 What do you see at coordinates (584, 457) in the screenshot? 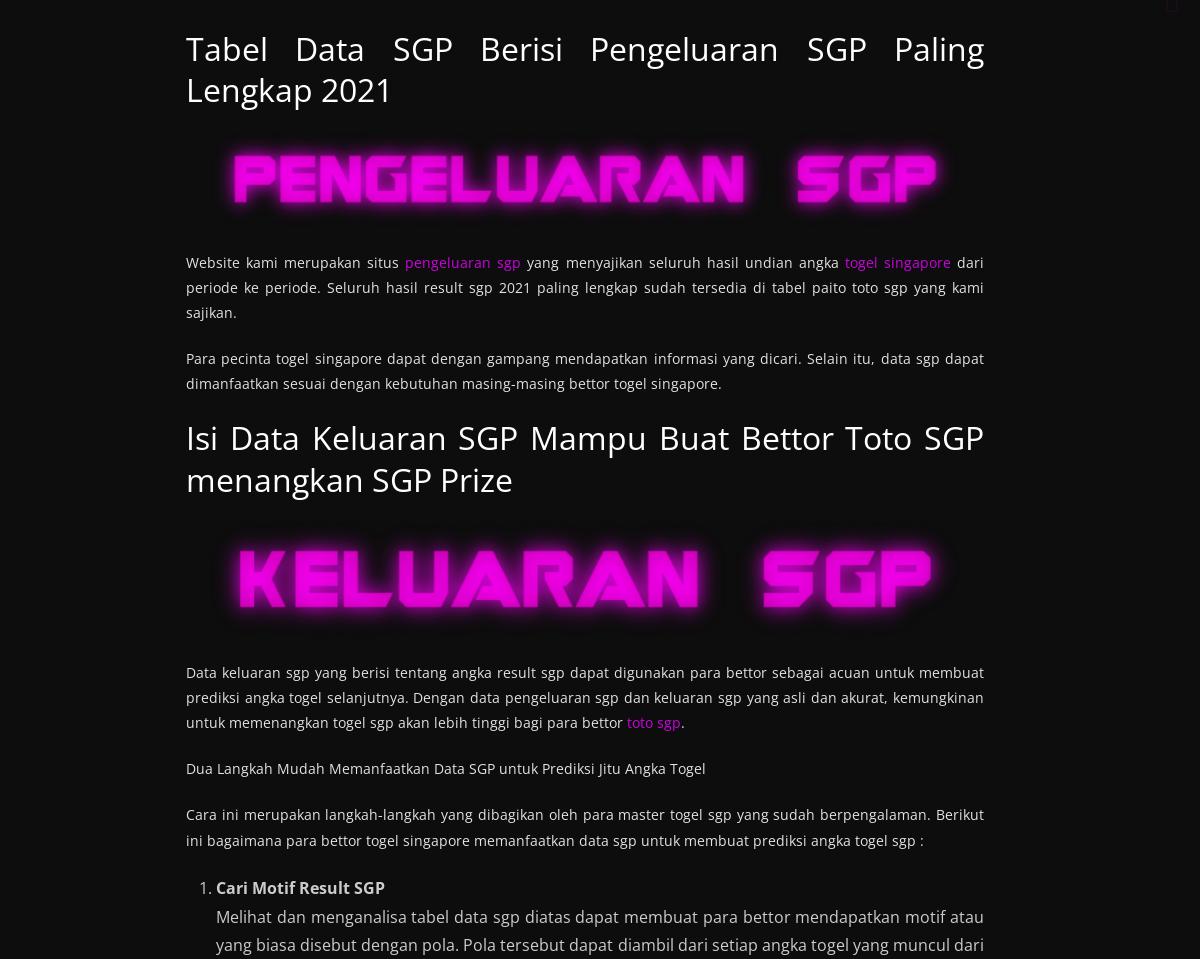
I see `'Isi Data Keluaran SGP Mampu Buat Bettor Toto SGP menangkan SGP Prize'` at bounding box center [584, 457].